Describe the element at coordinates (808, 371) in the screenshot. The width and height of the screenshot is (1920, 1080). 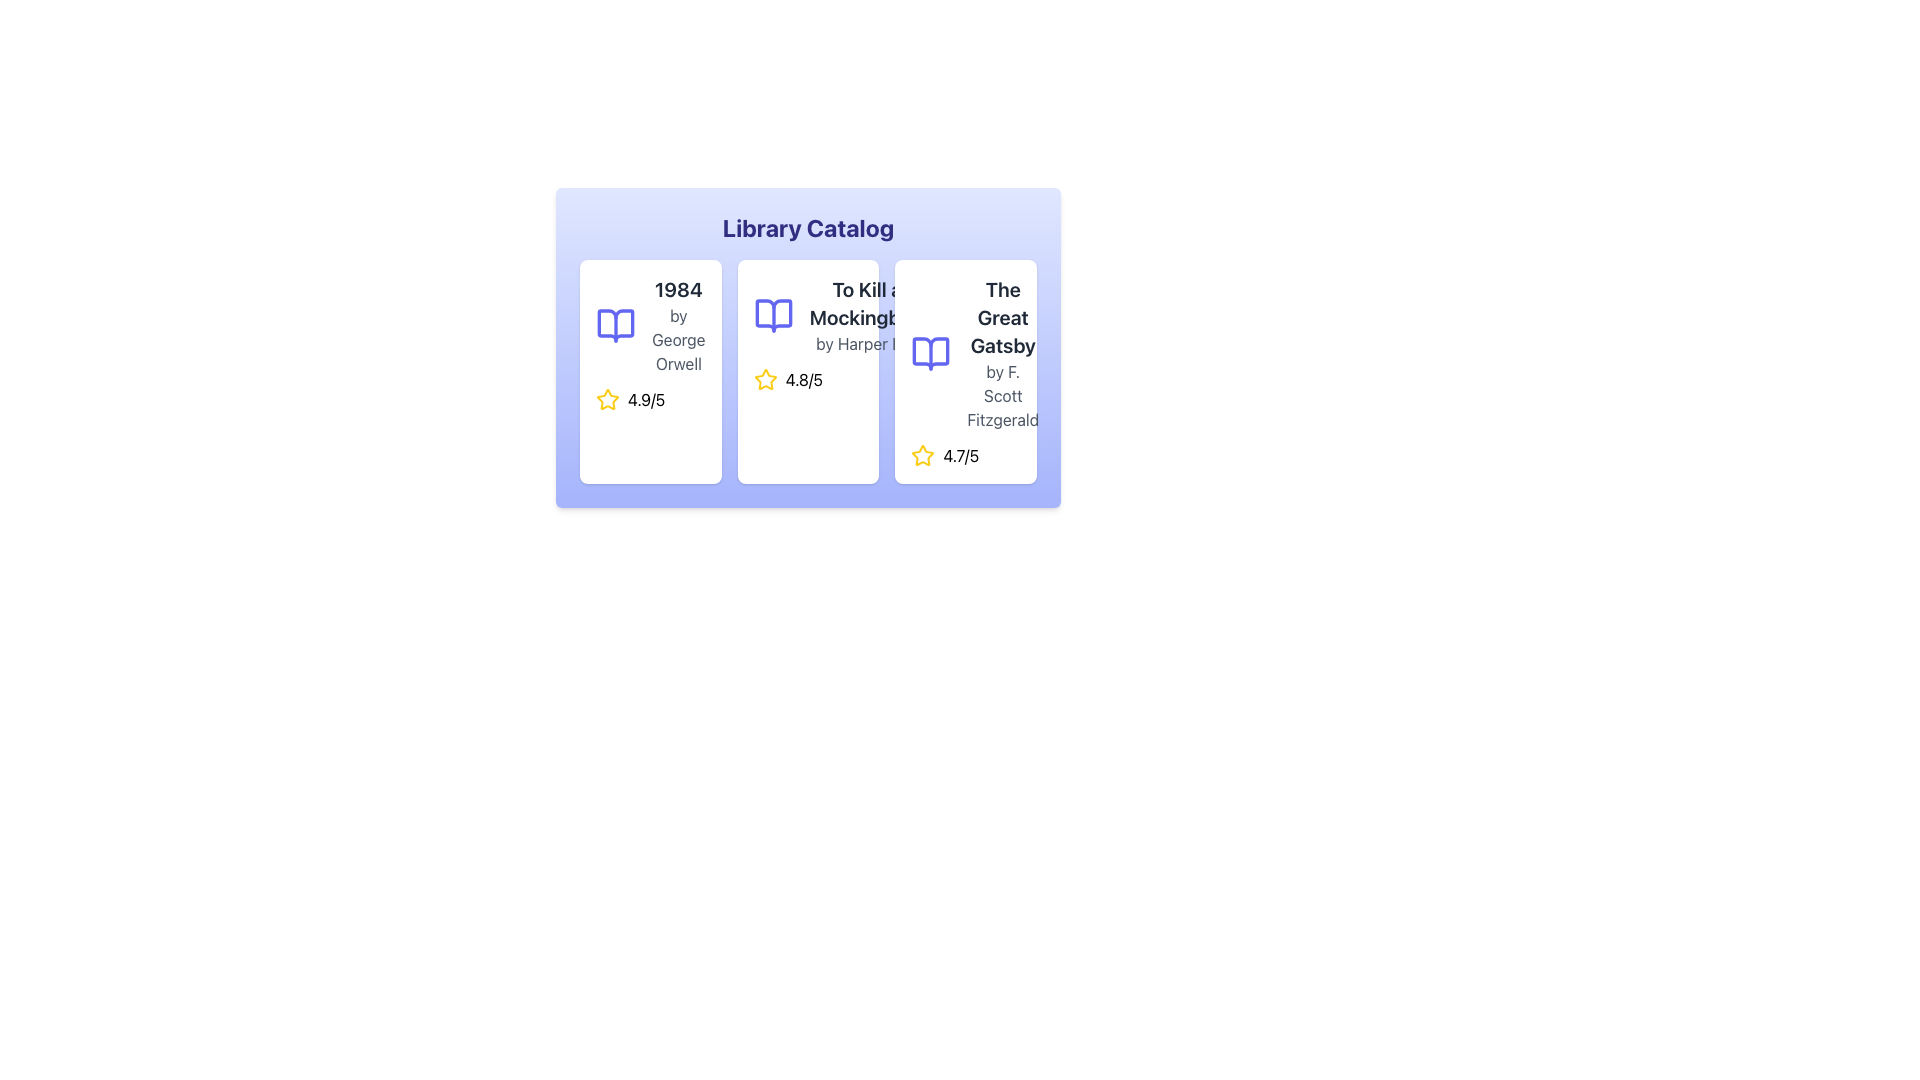
I see `the Rating Display element showing '4.8/5' with a yellow star icon, located in the second card of a three-column grid, under the title and author information` at that location.